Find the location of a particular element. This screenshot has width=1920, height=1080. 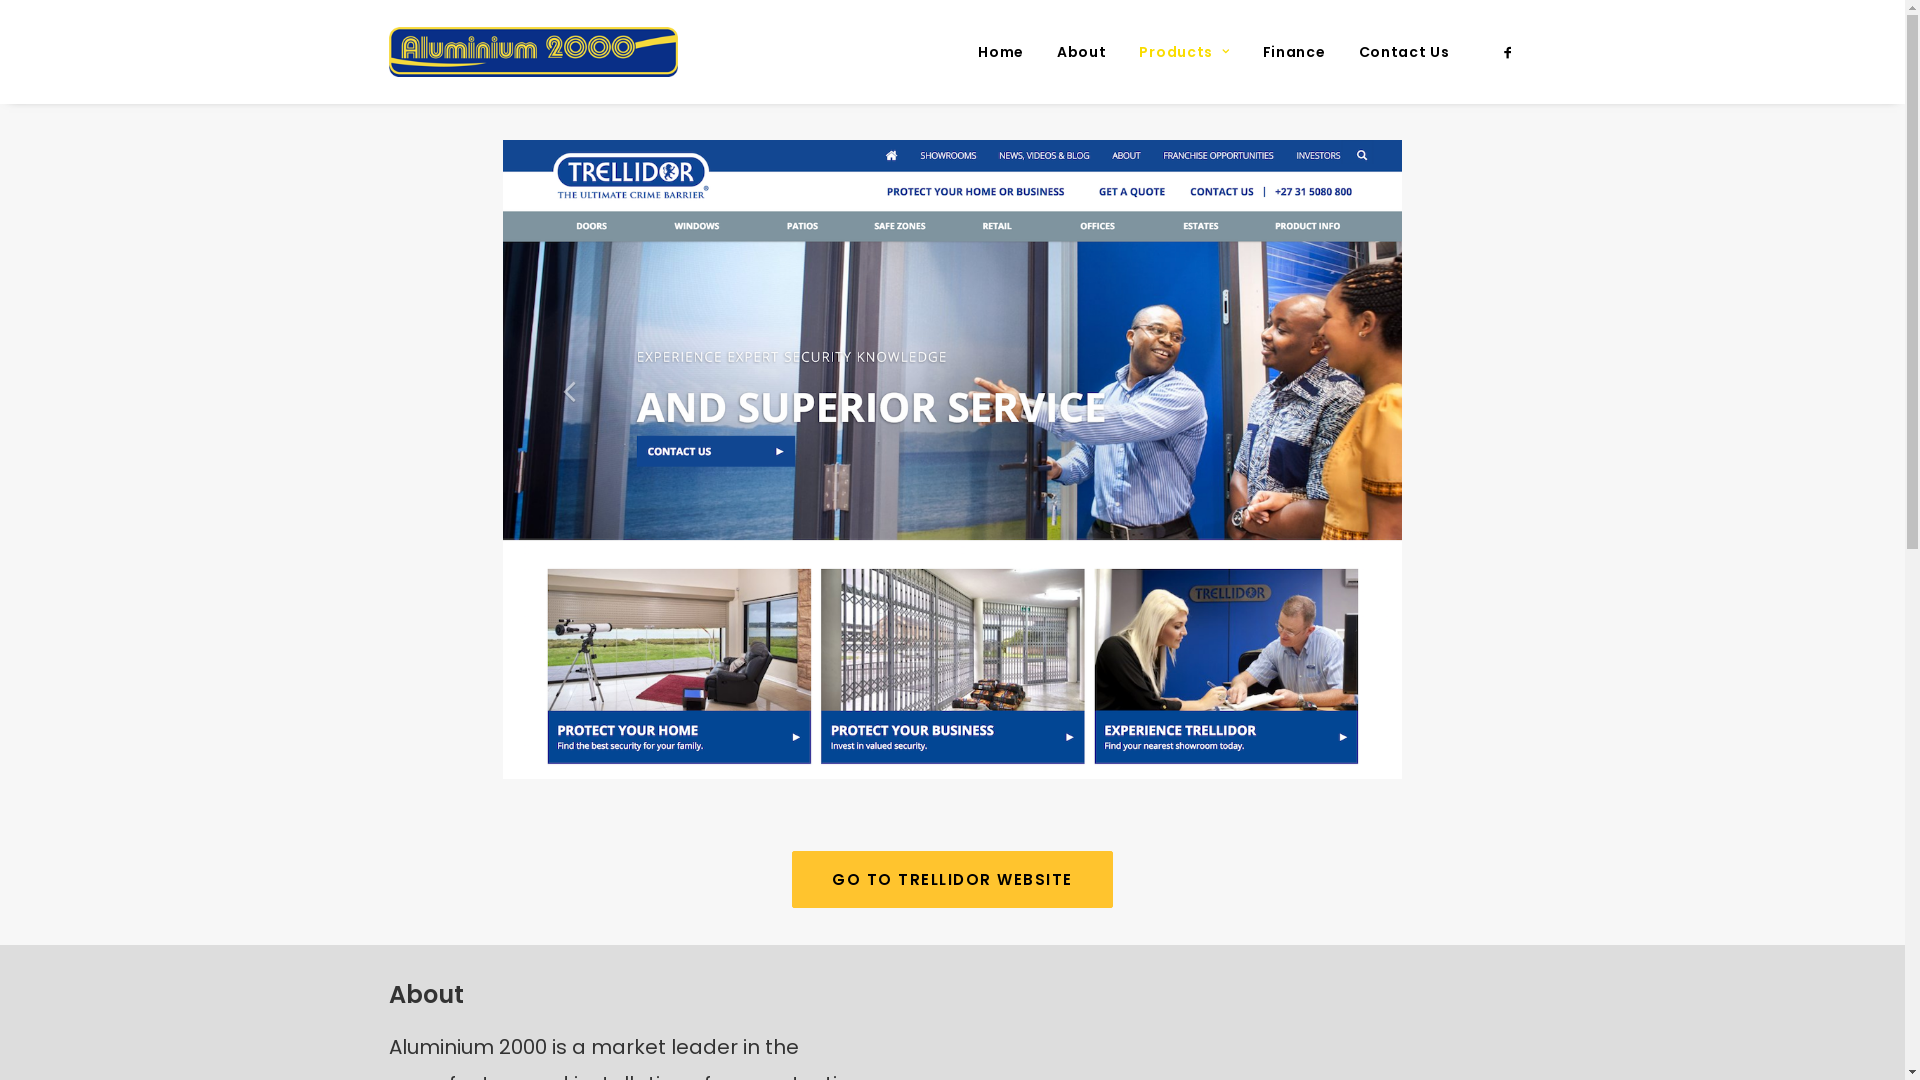

'Home' is located at coordinates (1001, 50).